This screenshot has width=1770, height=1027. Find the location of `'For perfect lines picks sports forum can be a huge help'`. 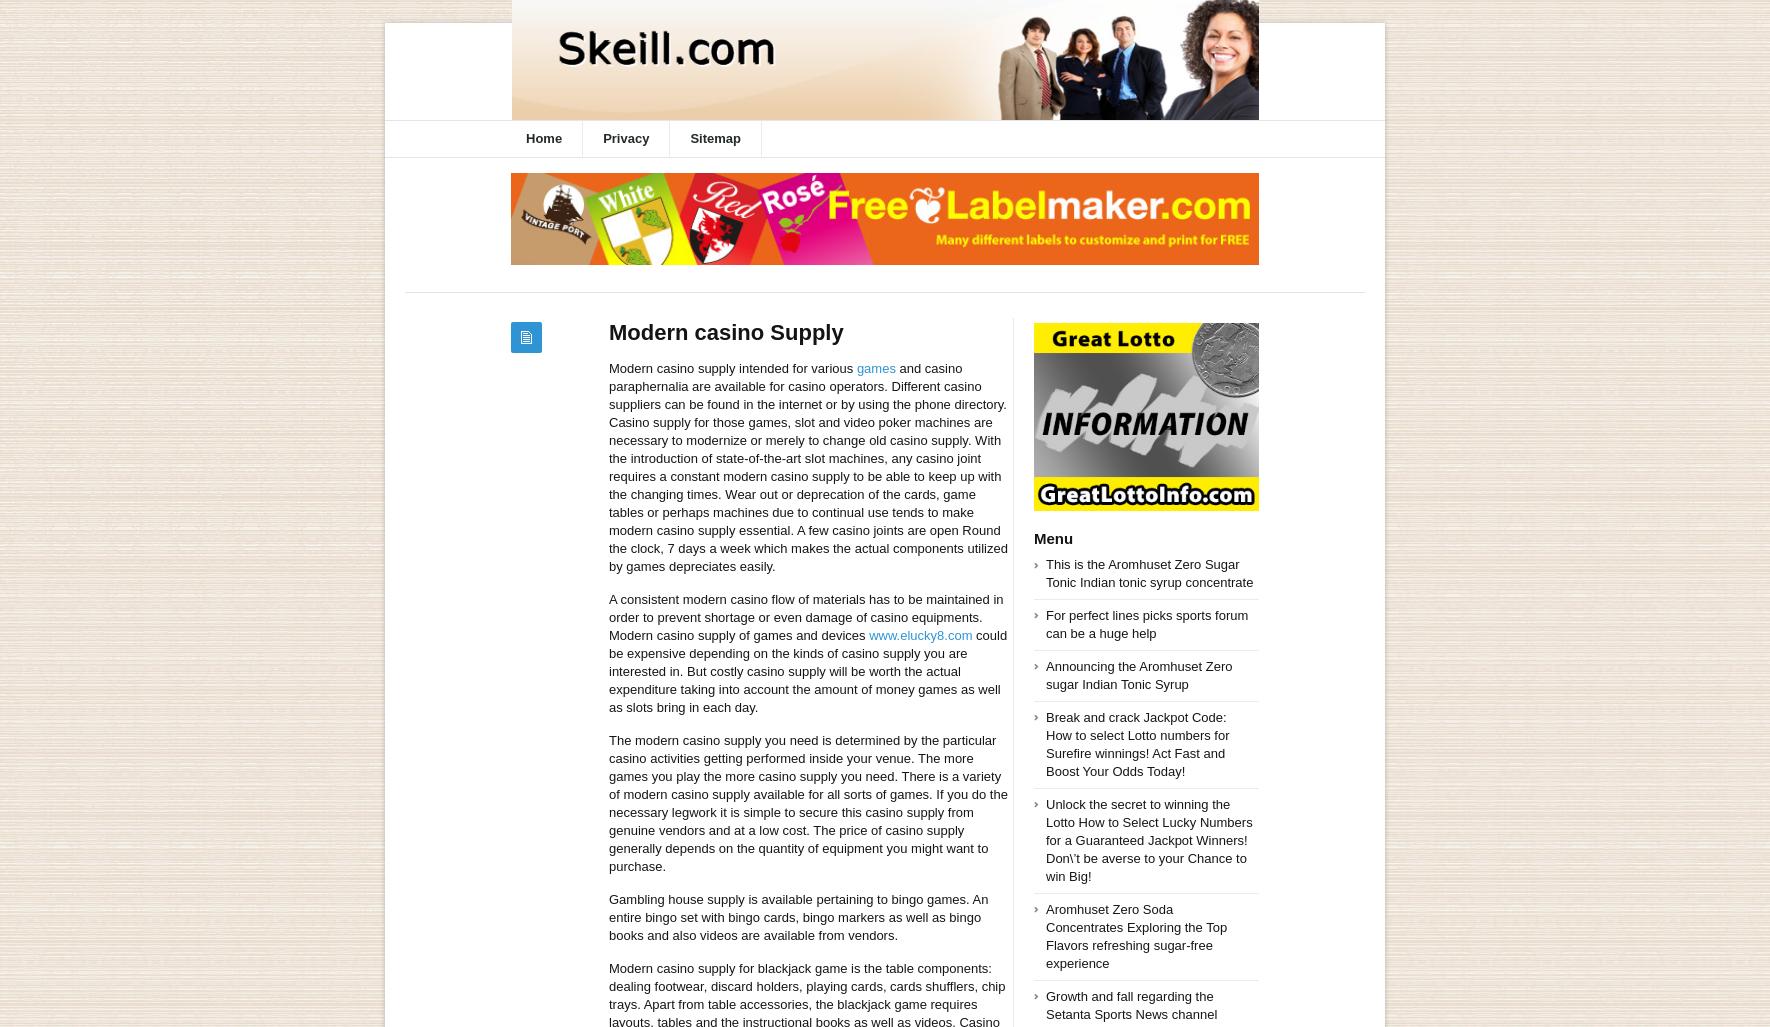

'For perfect lines picks sports forum can be a huge help' is located at coordinates (1146, 623).